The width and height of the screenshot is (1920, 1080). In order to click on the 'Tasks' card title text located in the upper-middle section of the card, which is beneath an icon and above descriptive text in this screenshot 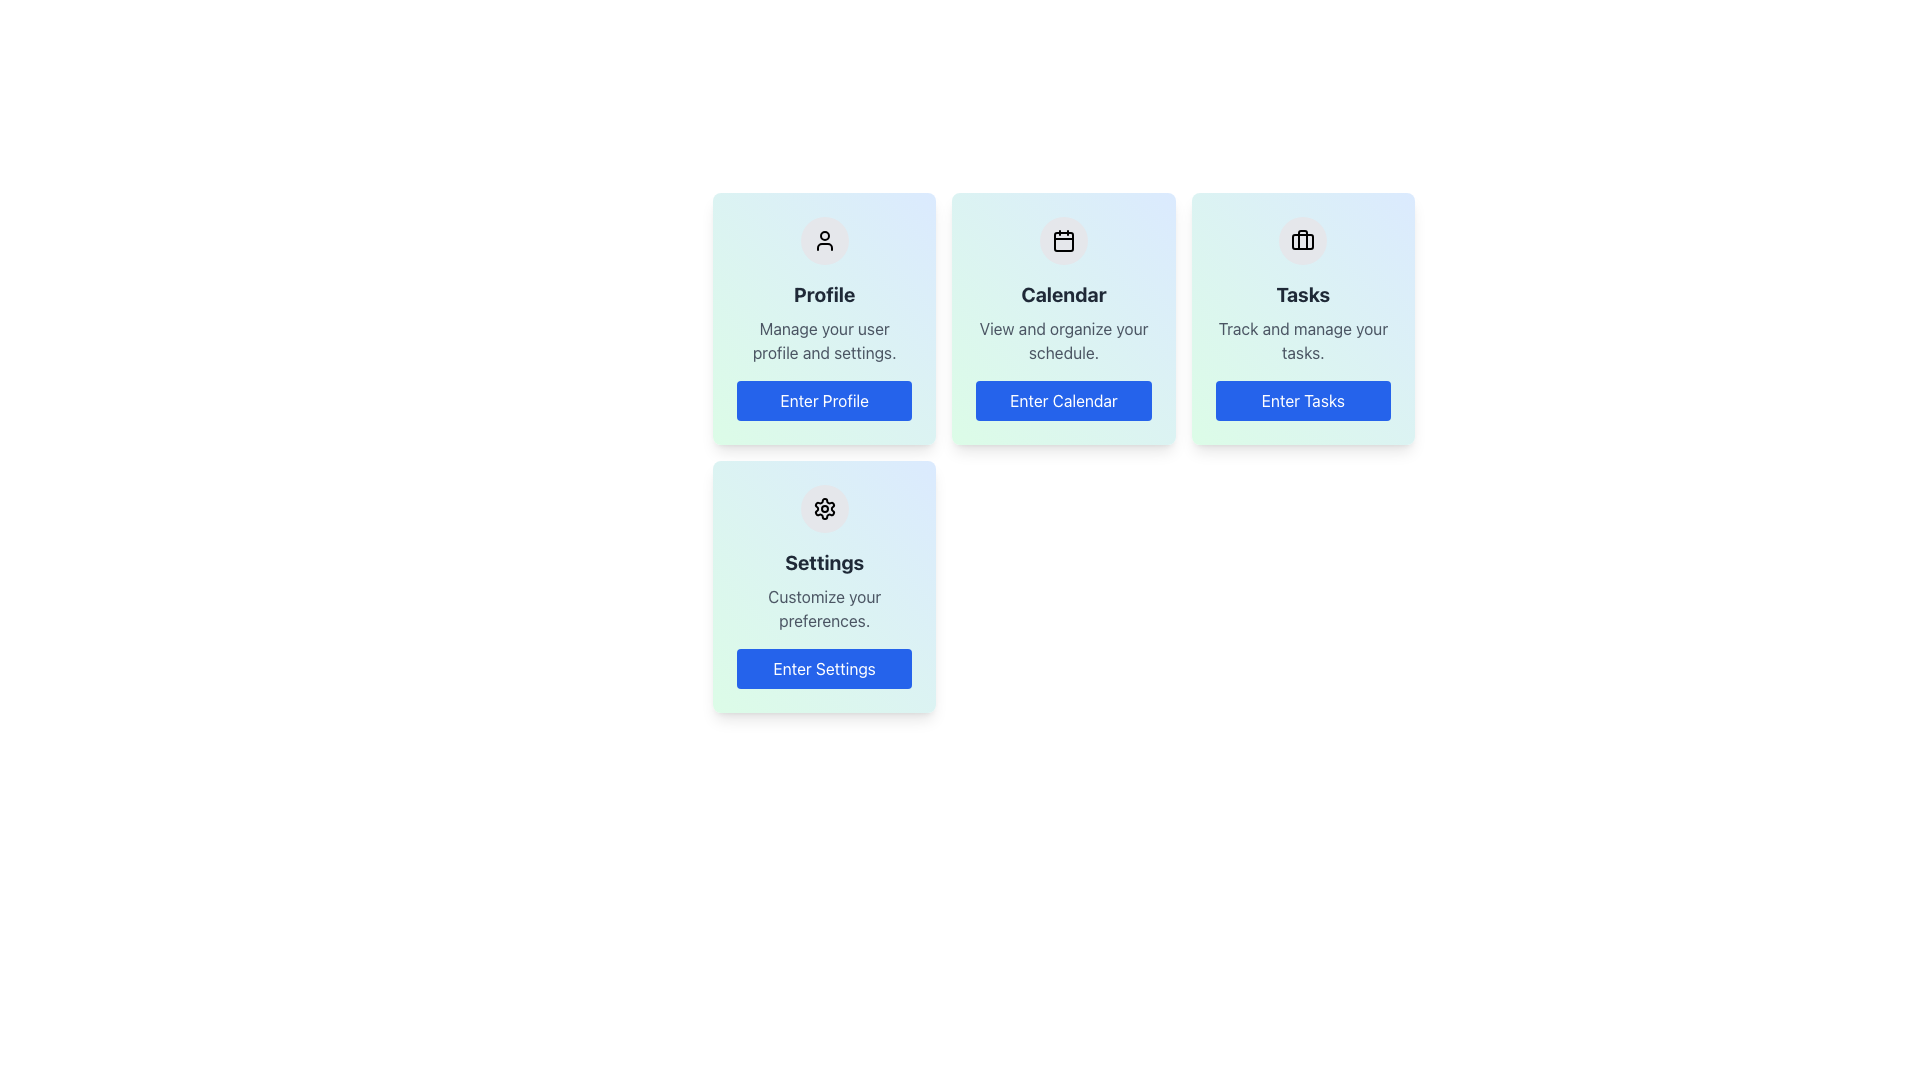, I will do `click(1303, 294)`.